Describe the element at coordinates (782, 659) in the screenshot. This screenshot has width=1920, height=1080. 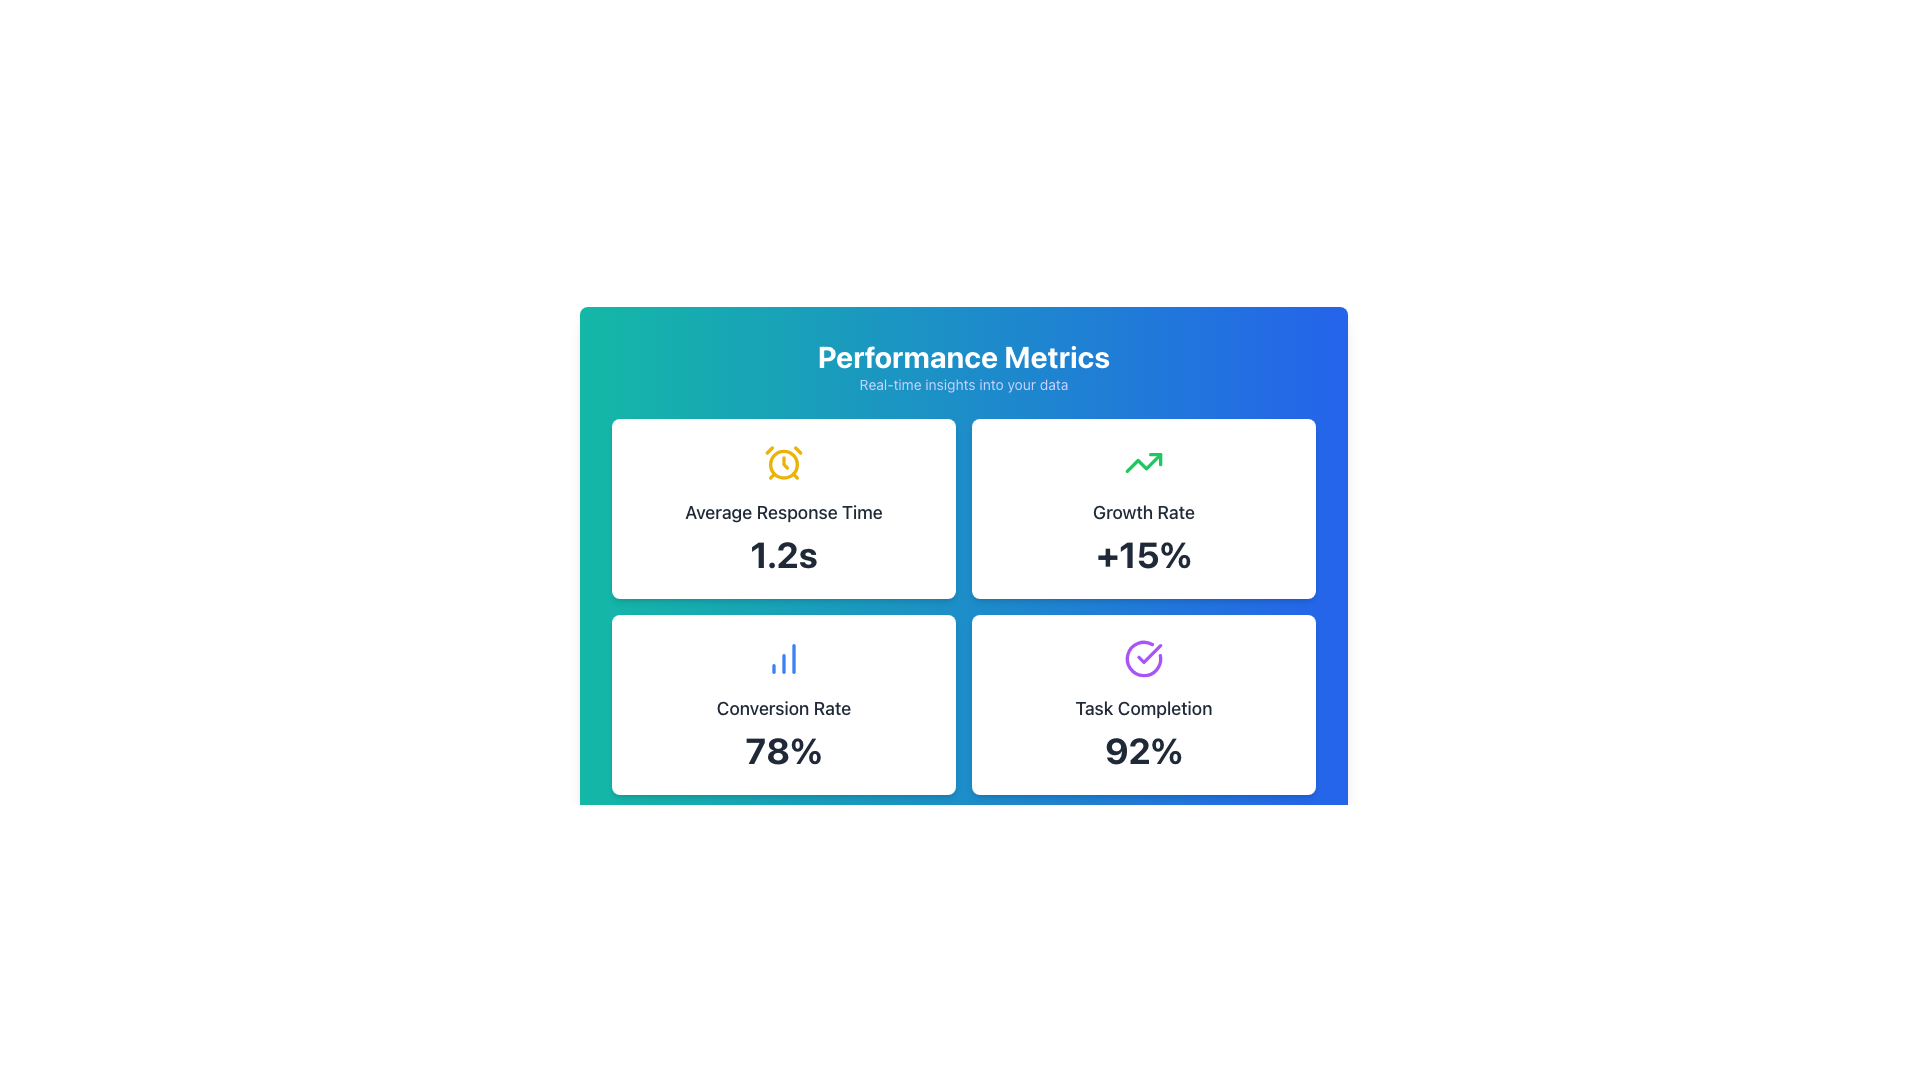
I see `the small blue bar chart icon located in the lower-left card of a 2x2 grid layout, which is above the text 'Conversion Rate' and aligned centrally within the card` at that location.